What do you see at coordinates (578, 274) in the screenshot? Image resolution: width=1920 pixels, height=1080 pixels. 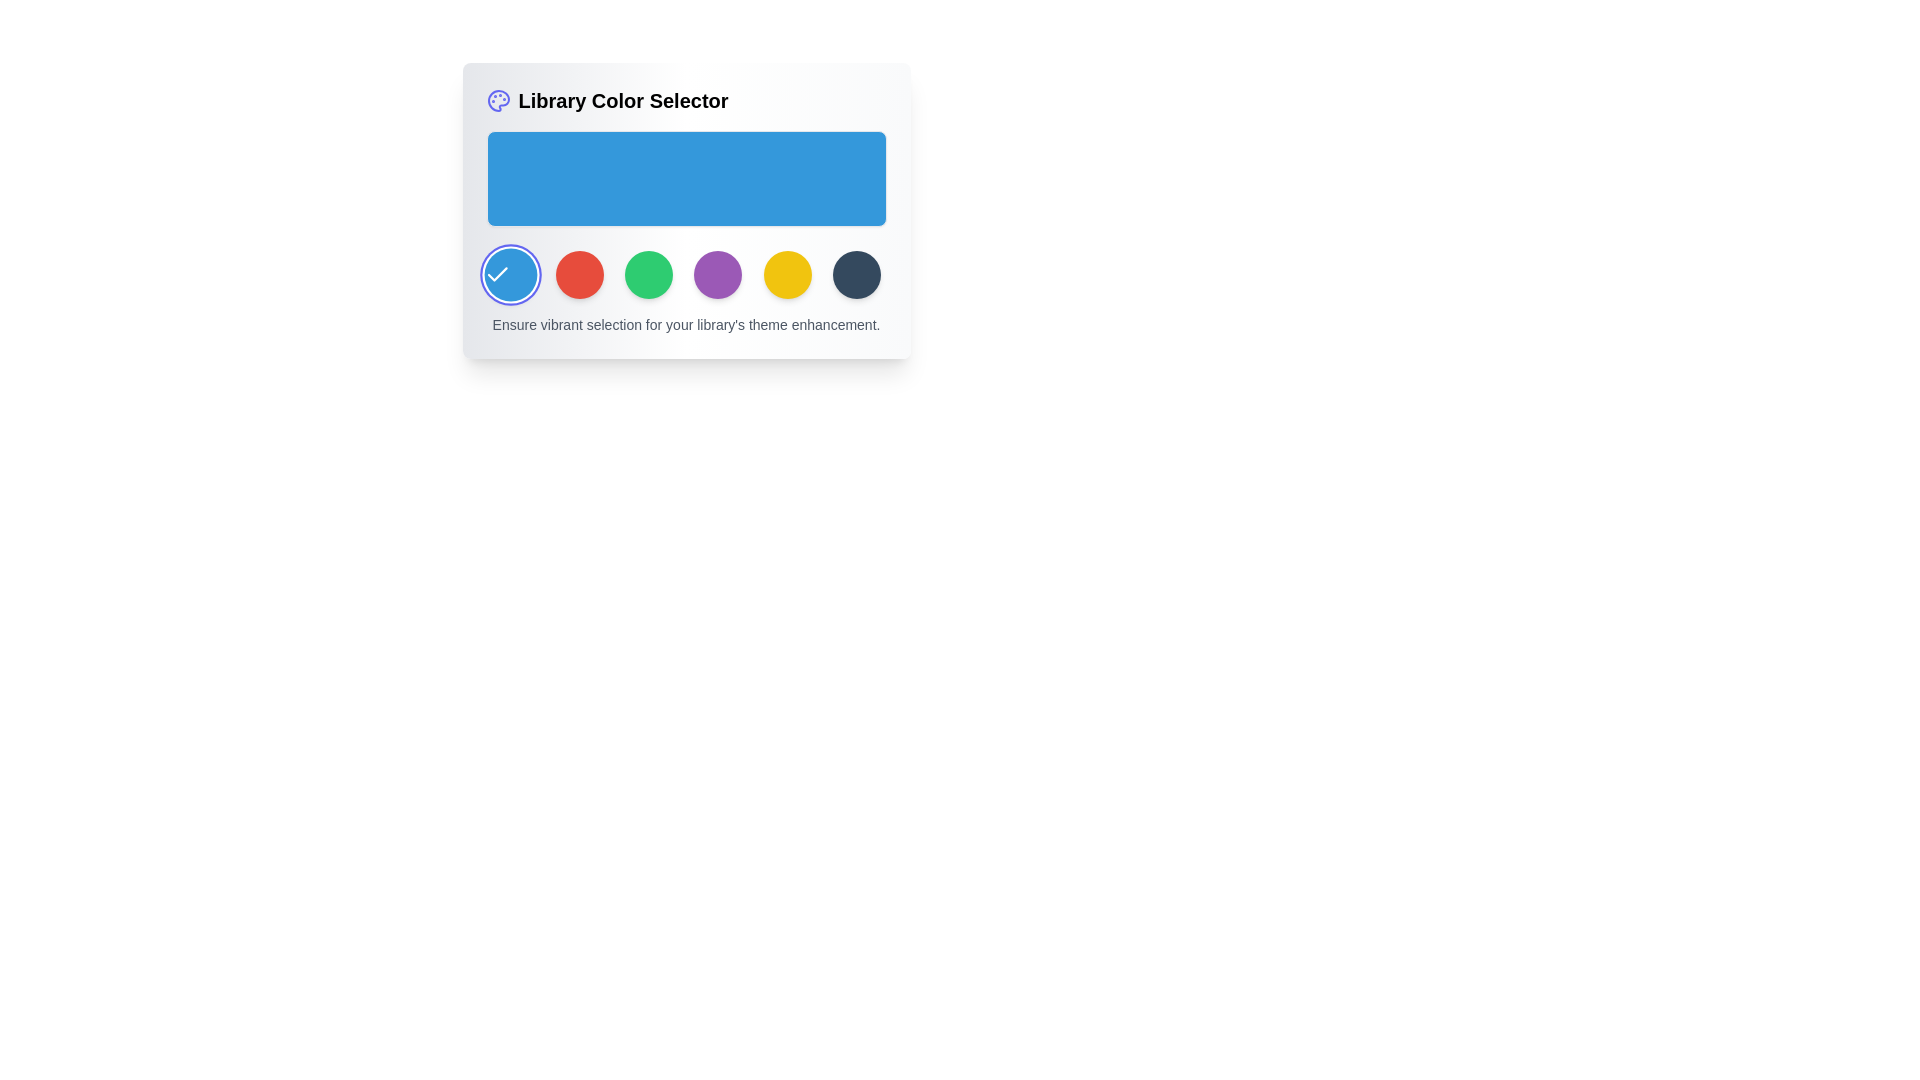 I see `the second circular icon from the left in the color palette` at bounding box center [578, 274].